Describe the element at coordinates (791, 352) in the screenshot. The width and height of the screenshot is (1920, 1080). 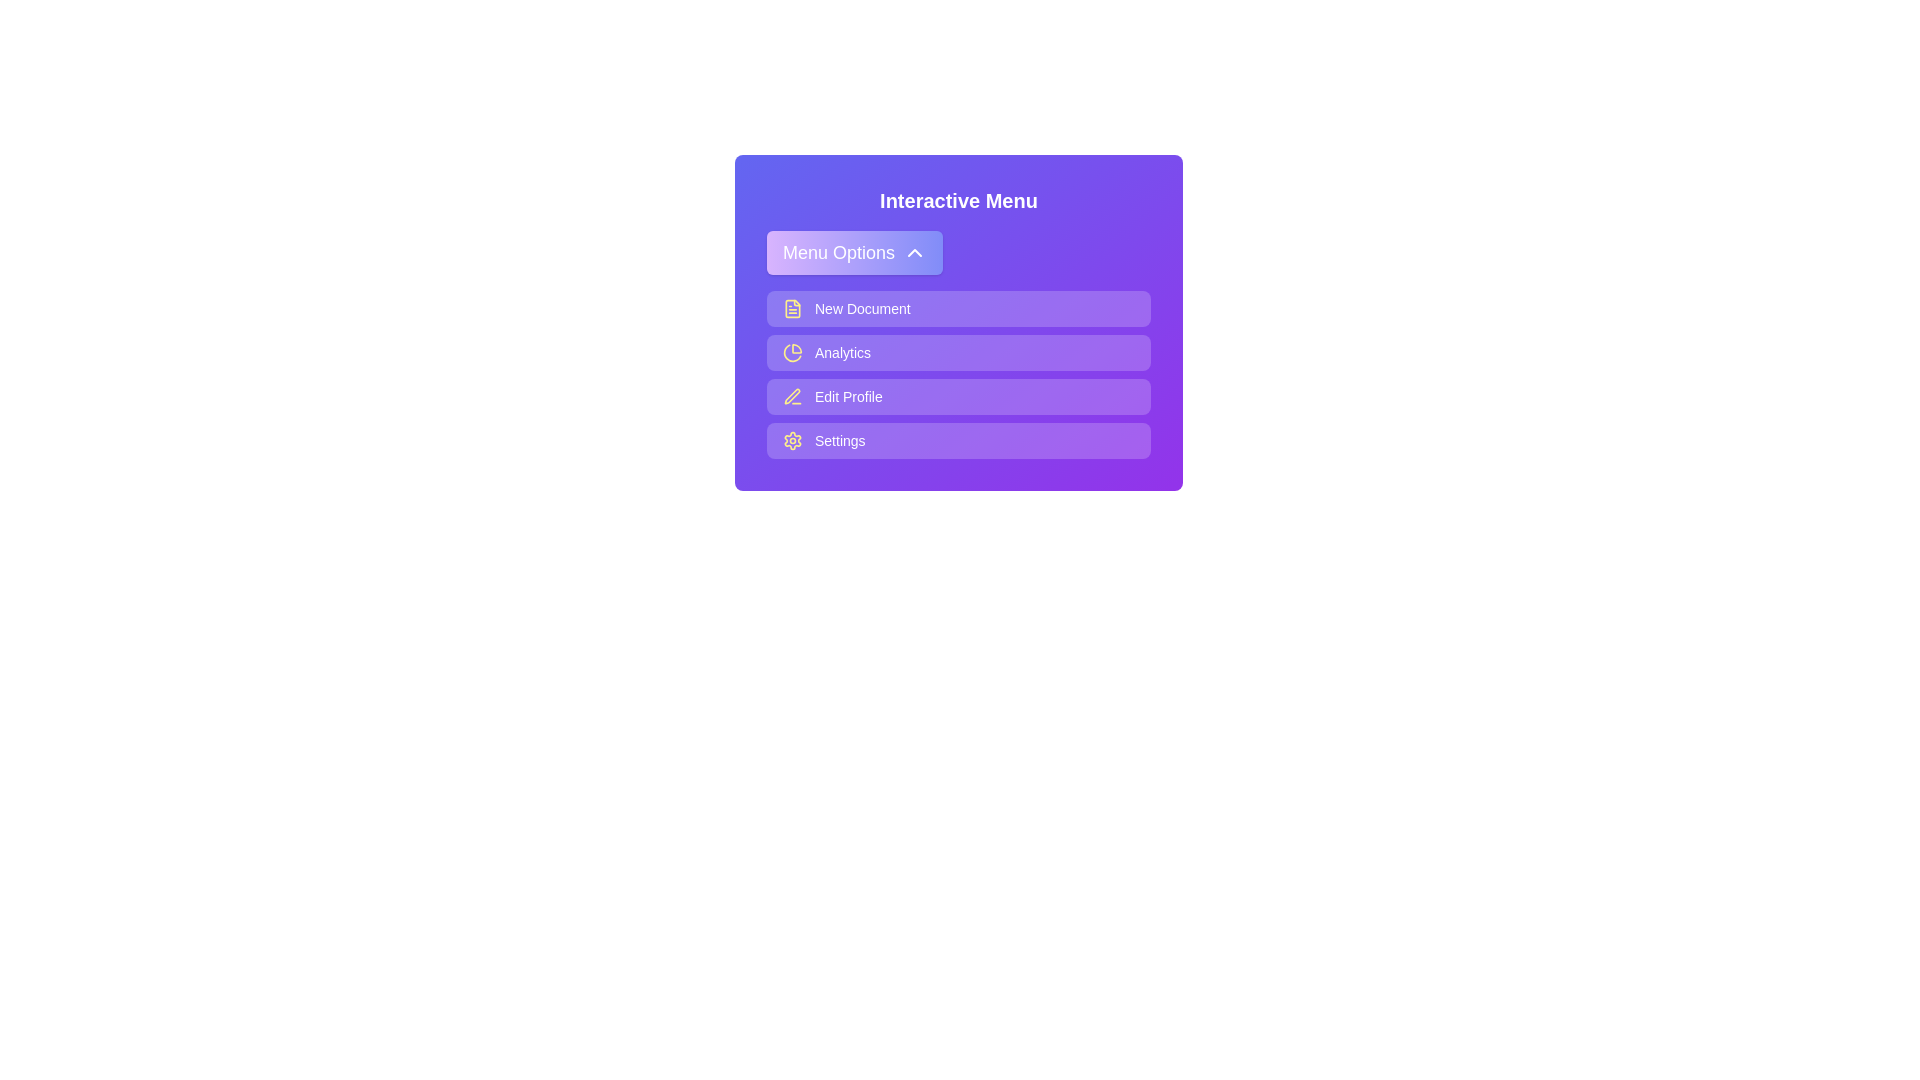
I see `the pie chart icon in the vertical menu labeled 'Analytics', which is highlighted in yellow and features a modern design` at that location.